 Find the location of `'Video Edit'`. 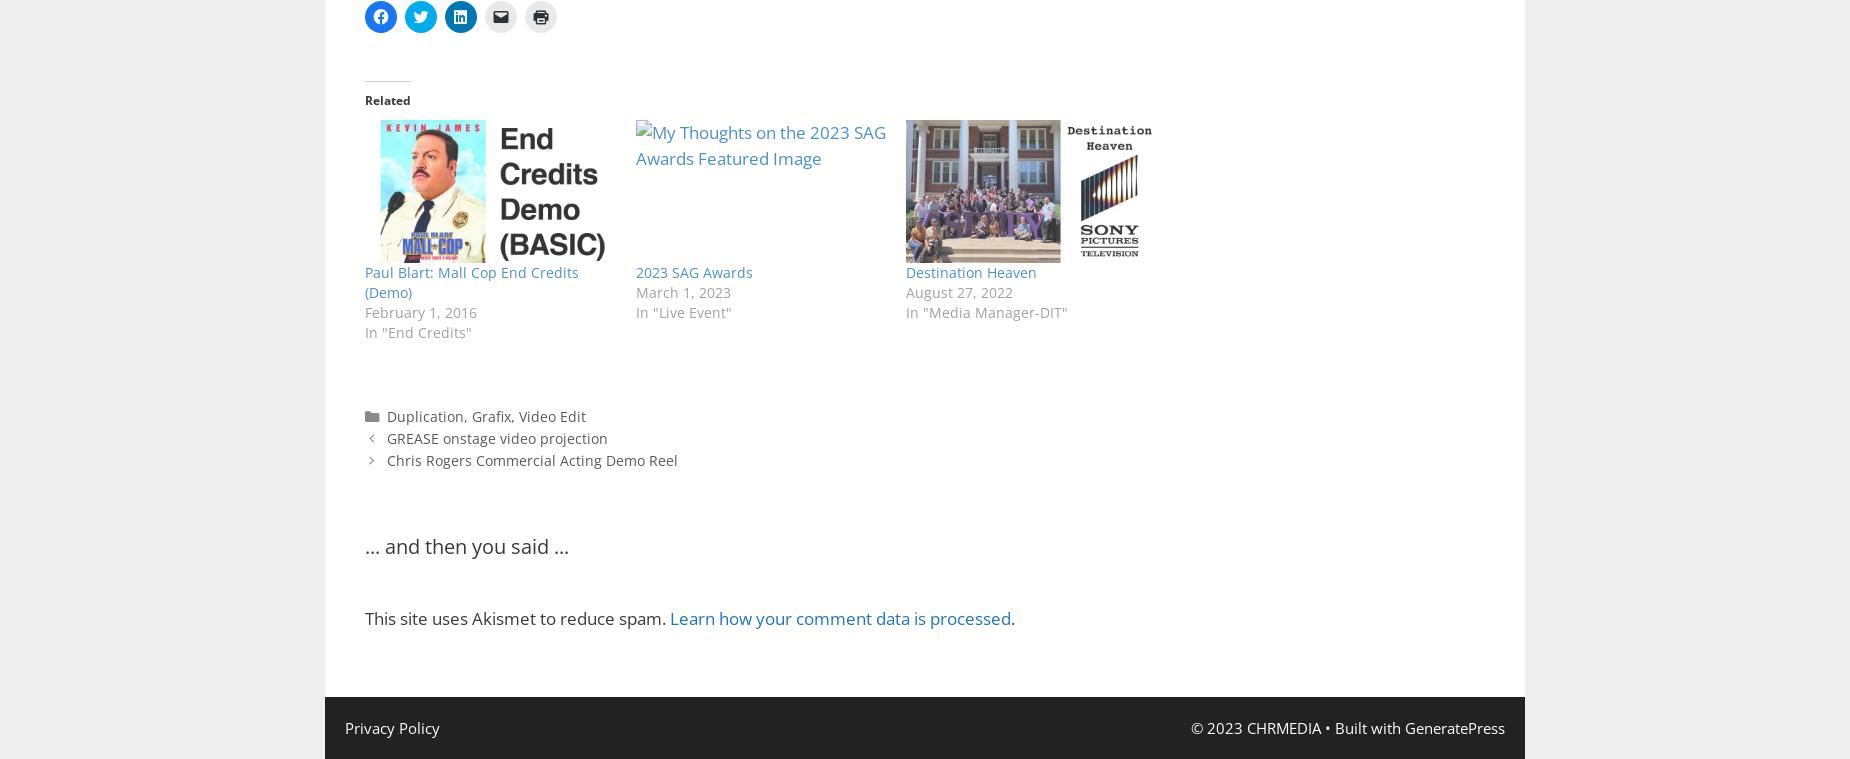

'Video Edit' is located at coordinates (551, 416).